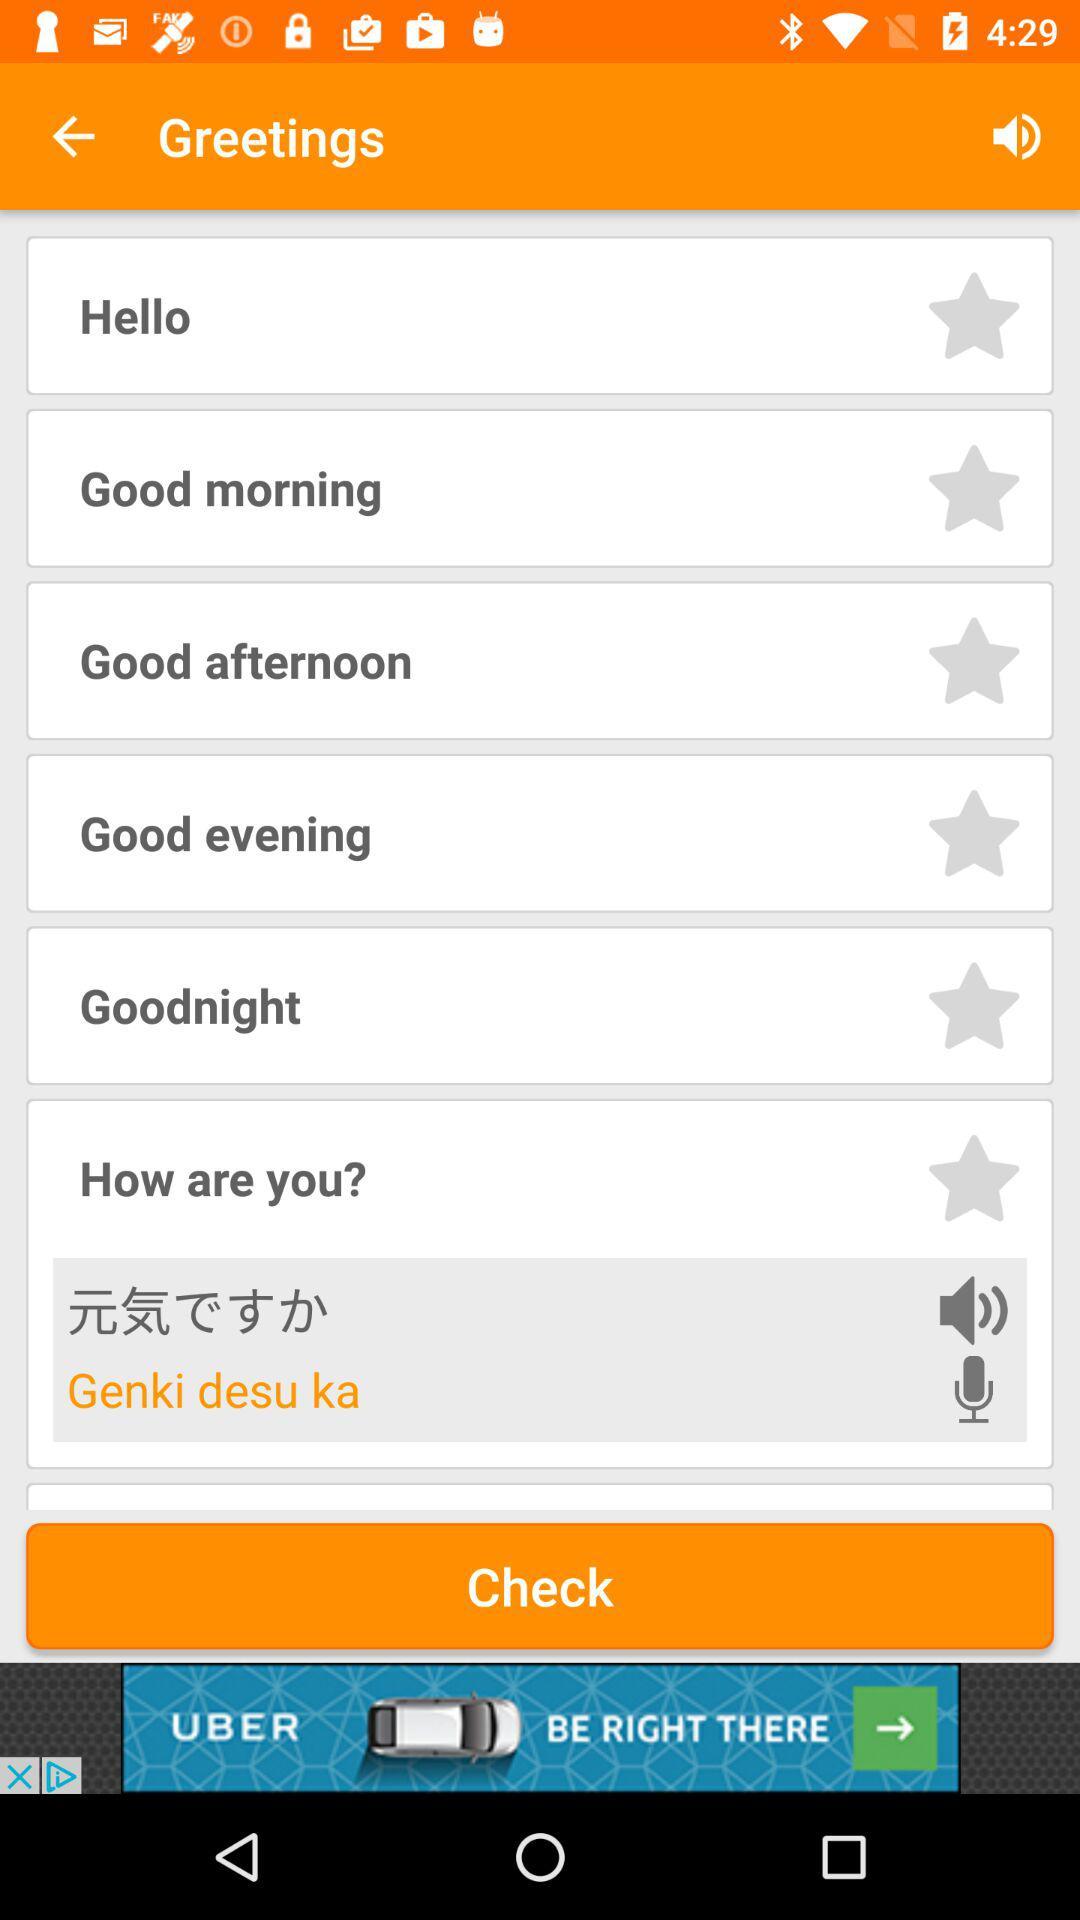 This screenshot has width=1080, height=1920. I want to click on star, so click(973, 1005).